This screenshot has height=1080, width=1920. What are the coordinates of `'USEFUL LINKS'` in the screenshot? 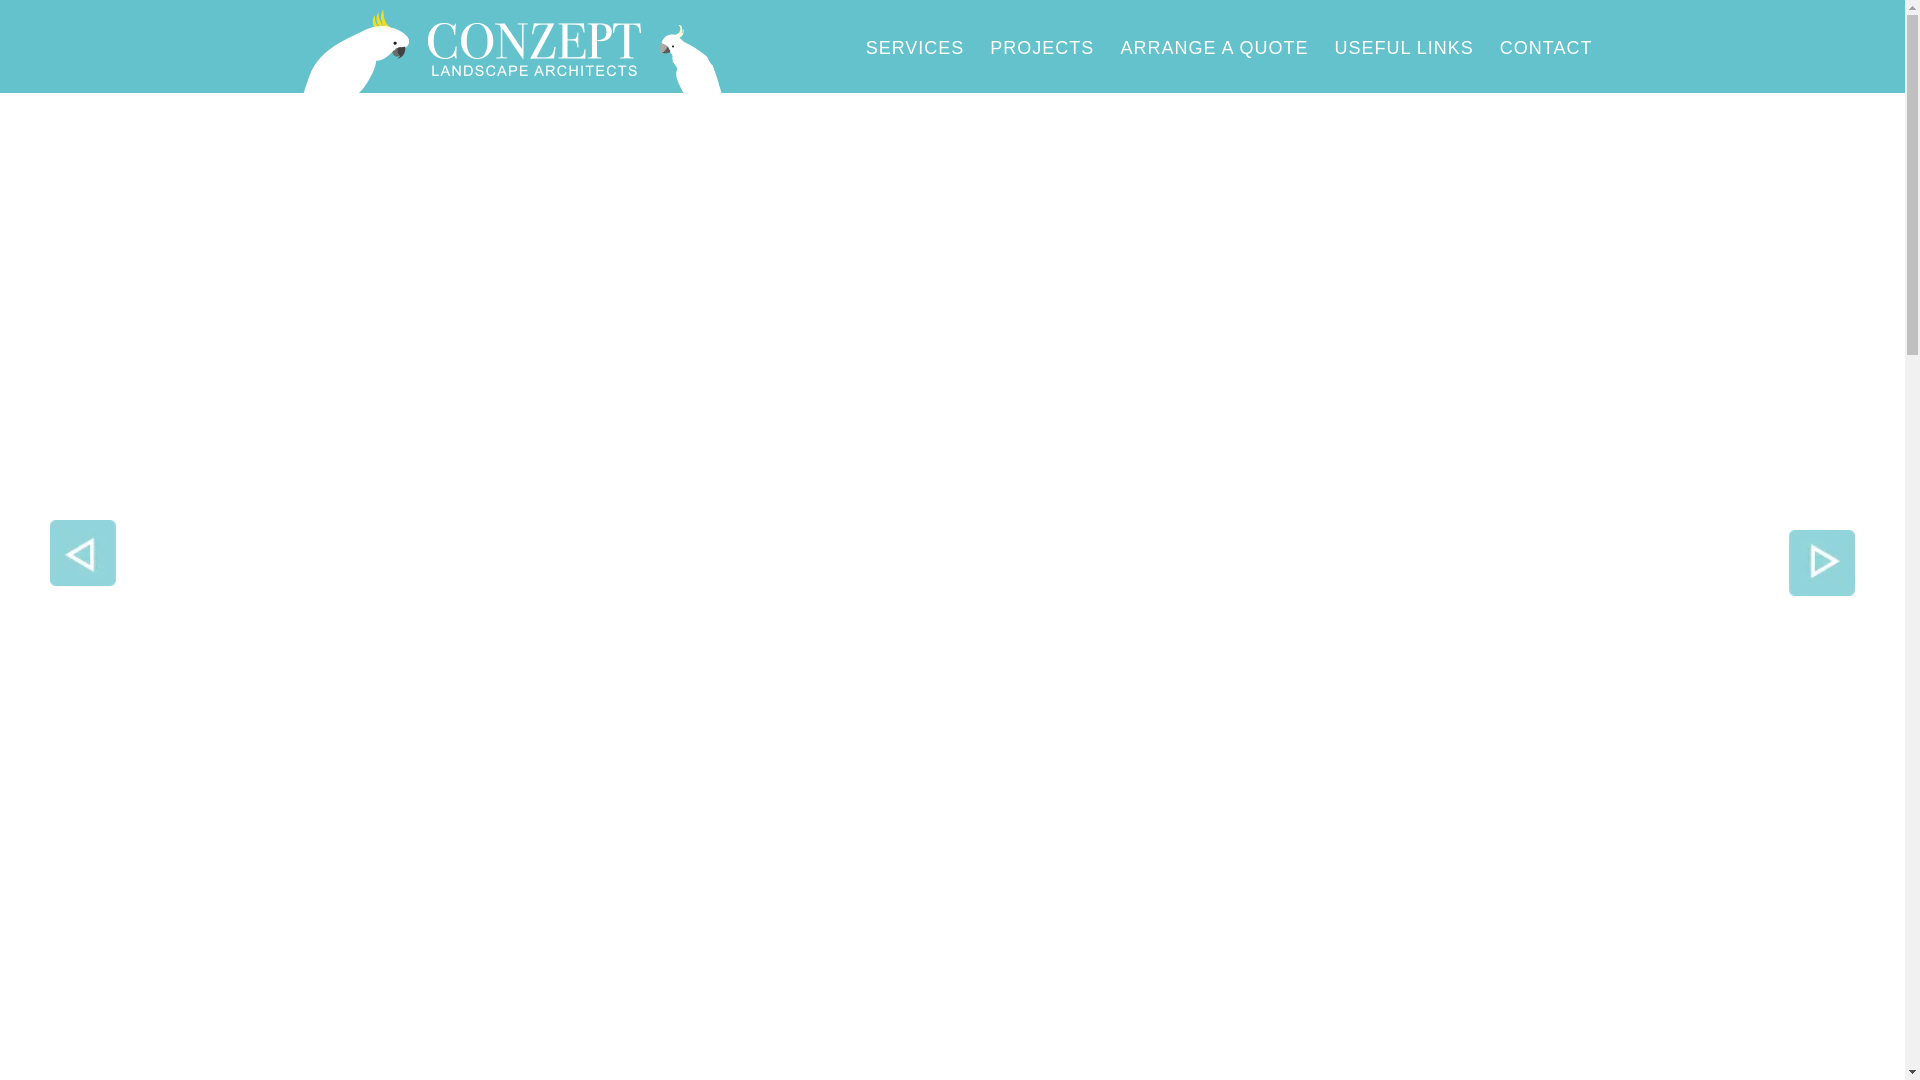 It's located at (1402, 46).